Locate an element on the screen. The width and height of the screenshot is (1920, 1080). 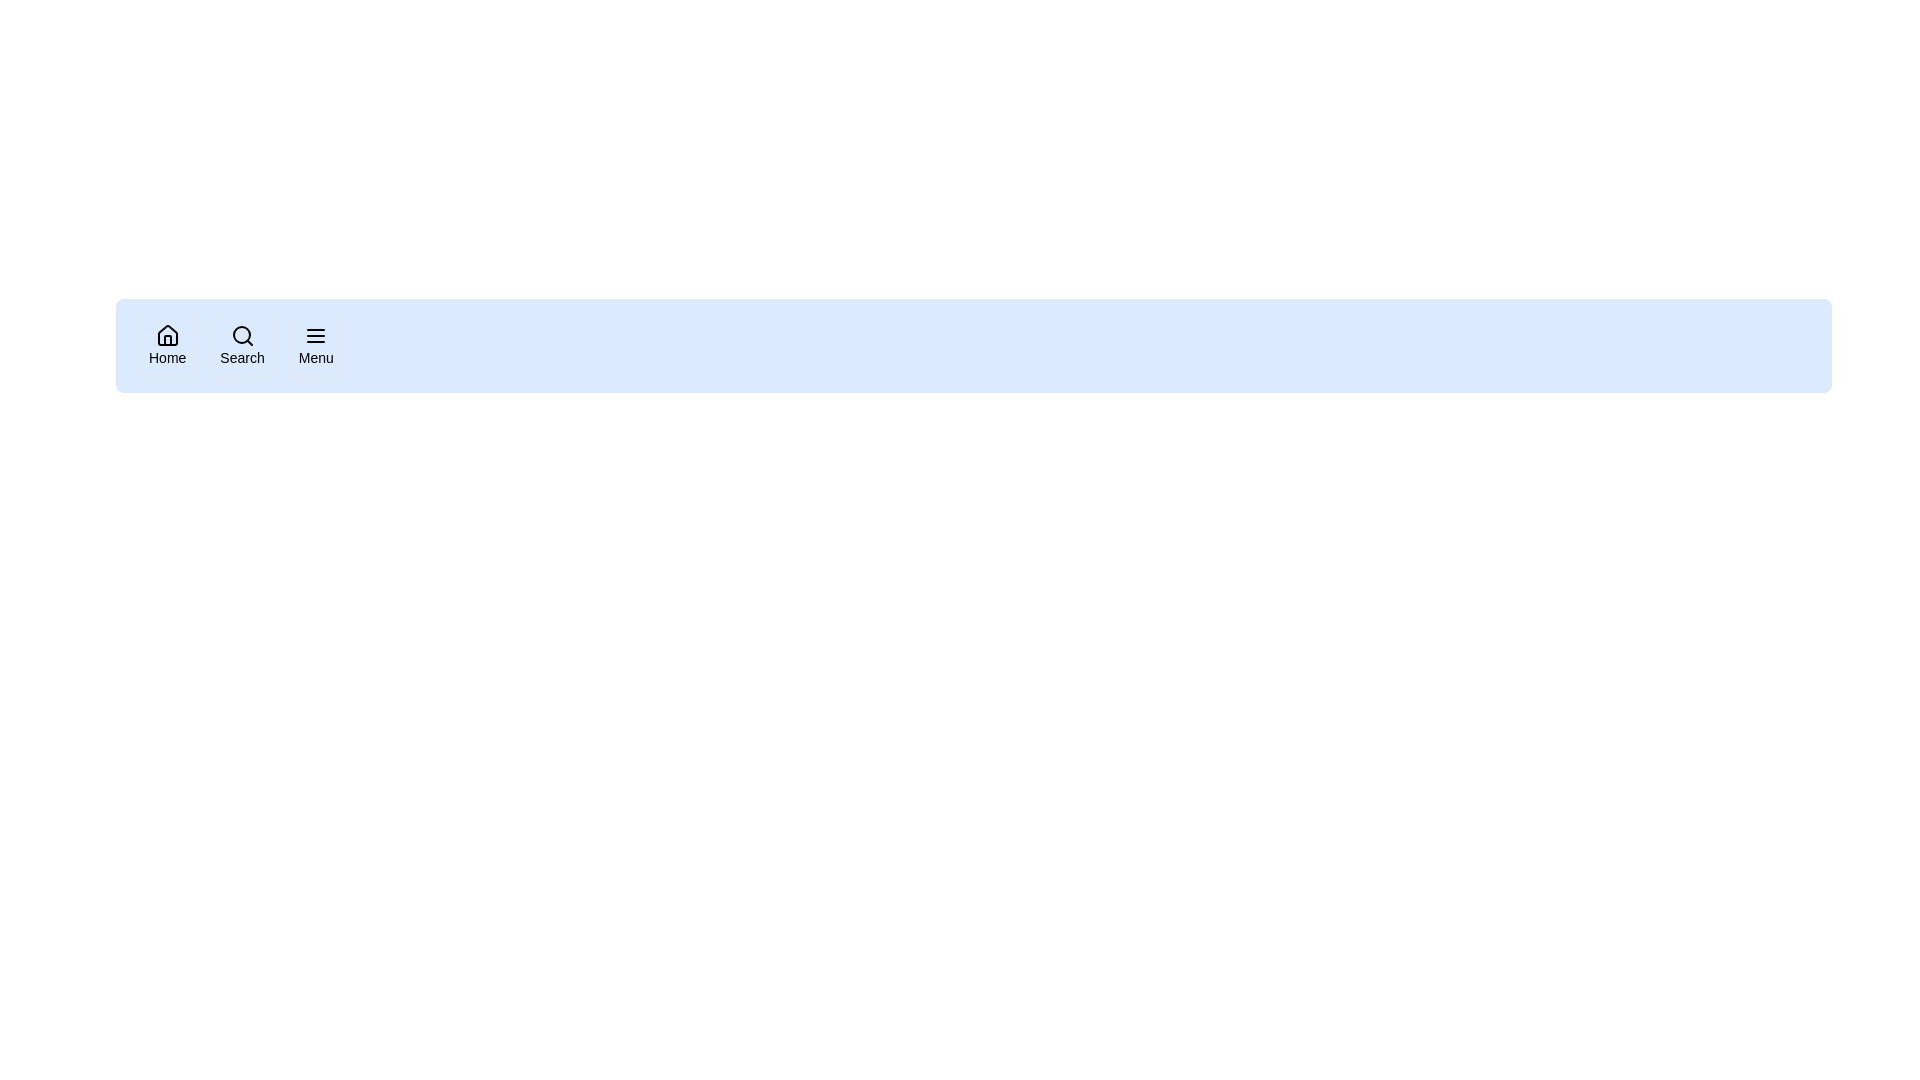
the 'Home' icon in the top-left navigation menu is located at coordinates (167, 334).